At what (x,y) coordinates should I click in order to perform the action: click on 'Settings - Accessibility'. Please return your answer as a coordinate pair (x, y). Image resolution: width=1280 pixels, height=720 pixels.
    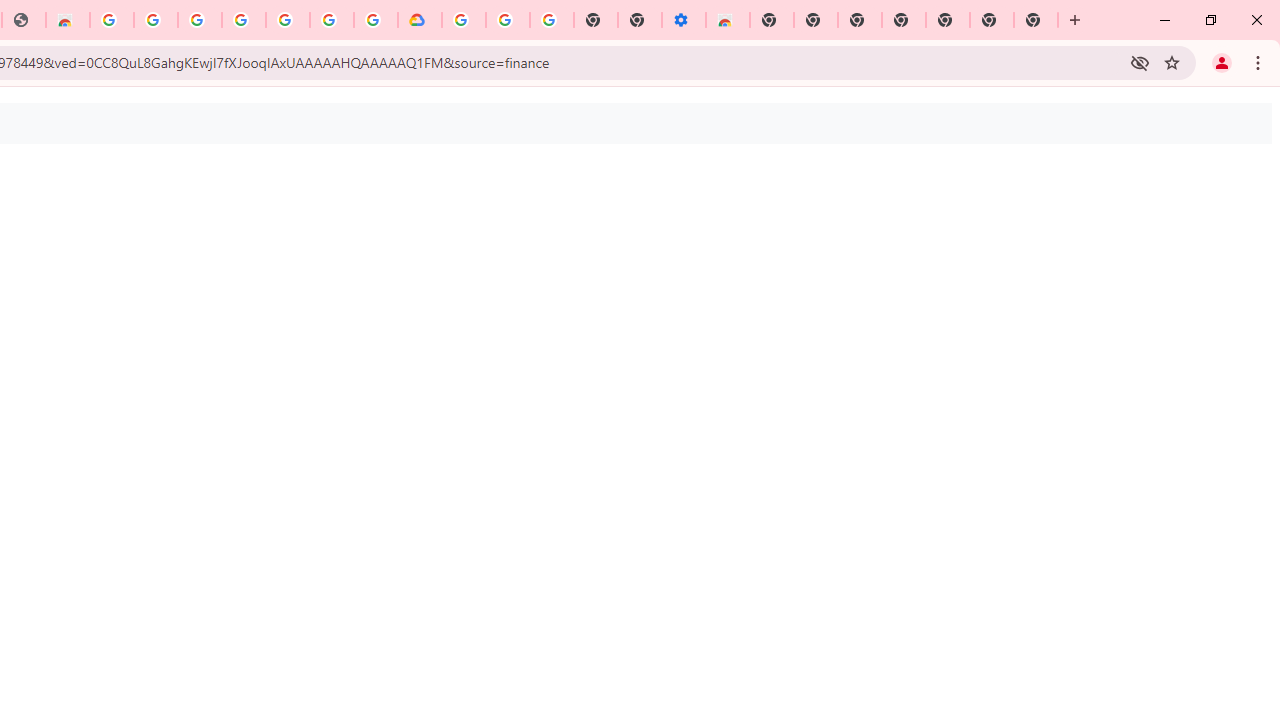
    Looking at the image, I should click on (684, 20).